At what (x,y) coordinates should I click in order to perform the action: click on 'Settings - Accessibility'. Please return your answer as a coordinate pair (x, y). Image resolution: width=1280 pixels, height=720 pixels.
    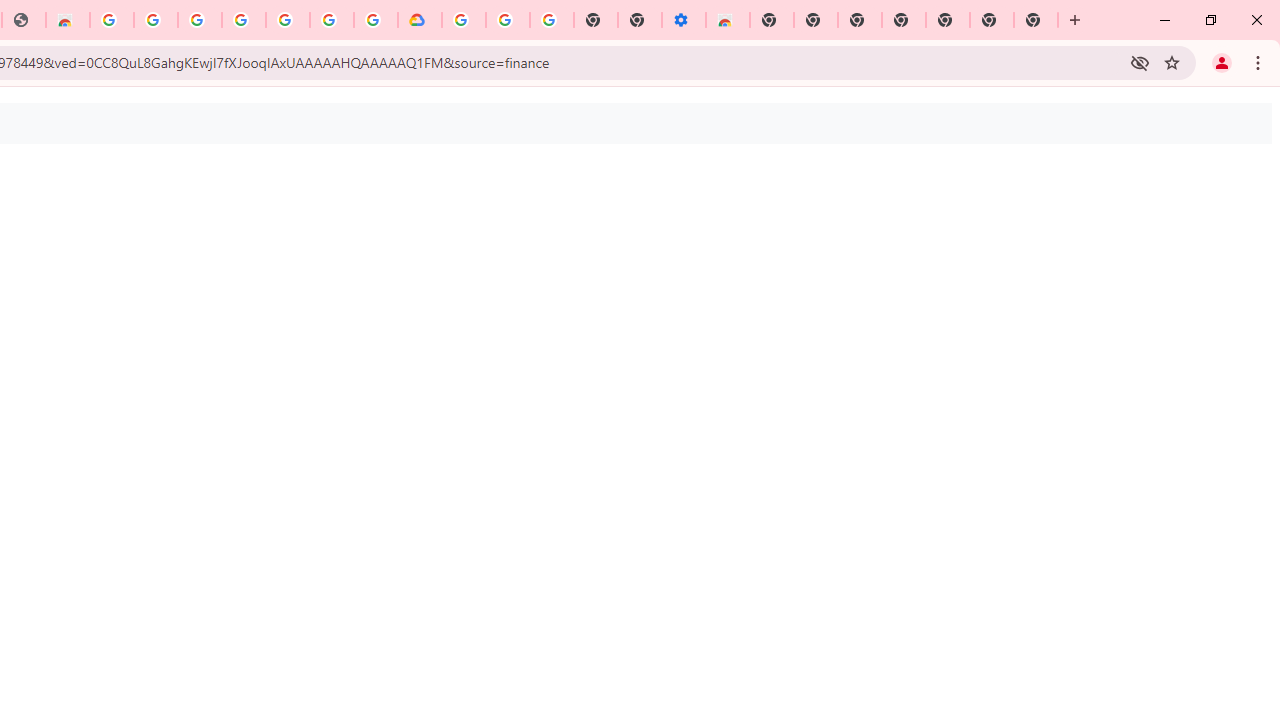
    Looking at the image, I should click on (684, 20).